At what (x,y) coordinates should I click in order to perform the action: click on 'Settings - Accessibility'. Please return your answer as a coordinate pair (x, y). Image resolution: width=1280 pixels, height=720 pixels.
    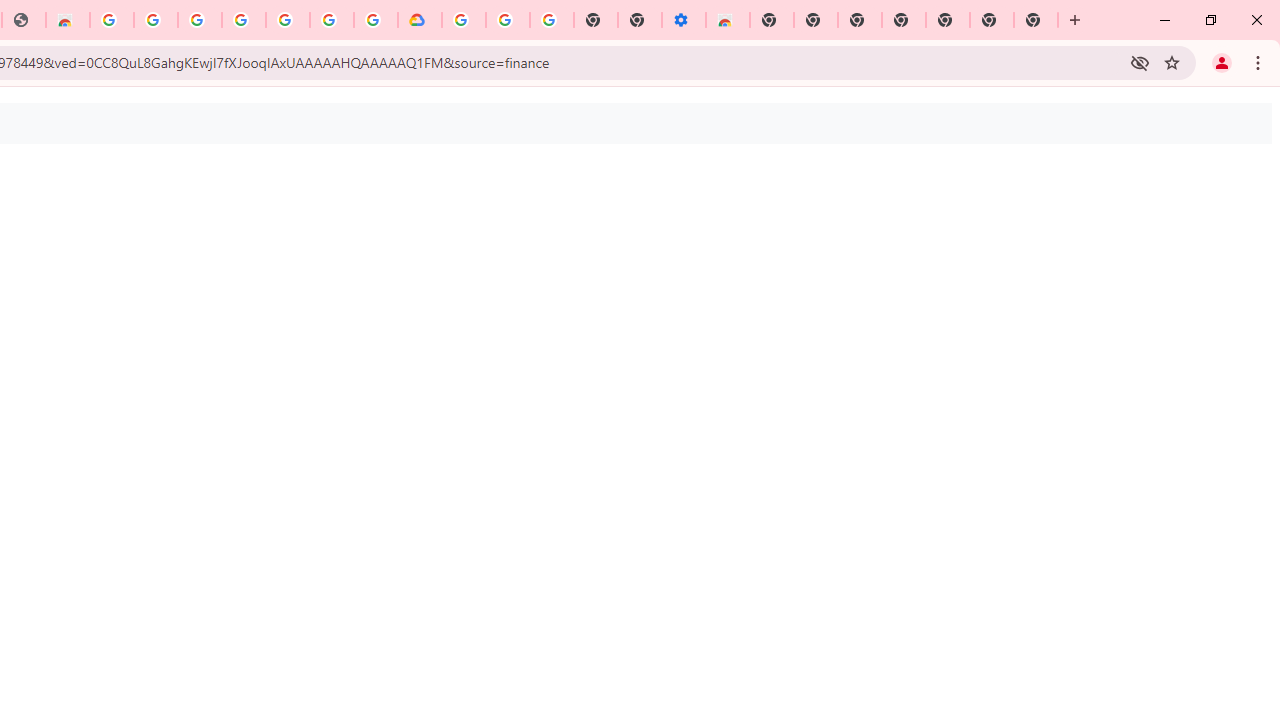
    Looking at the image, I should click on (684, 20).